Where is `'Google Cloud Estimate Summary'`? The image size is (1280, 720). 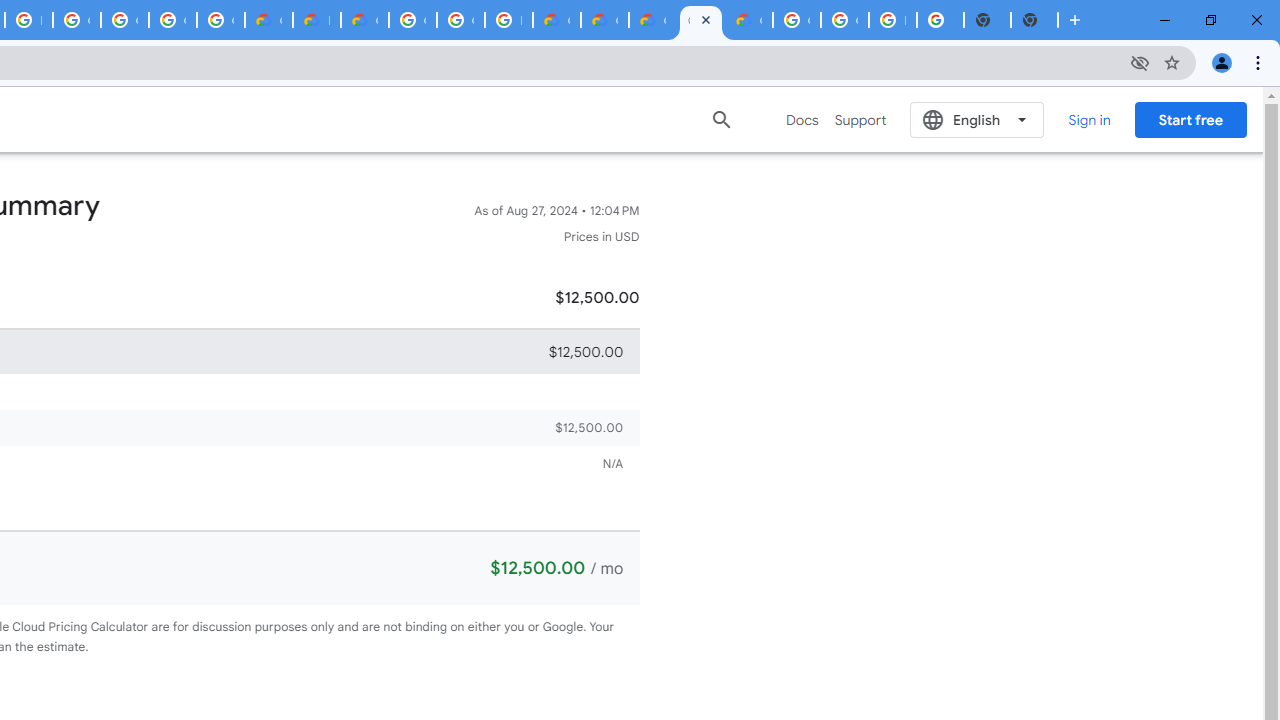 'Google Cloud Estimate Summary' is located at coordinates (700, 20).